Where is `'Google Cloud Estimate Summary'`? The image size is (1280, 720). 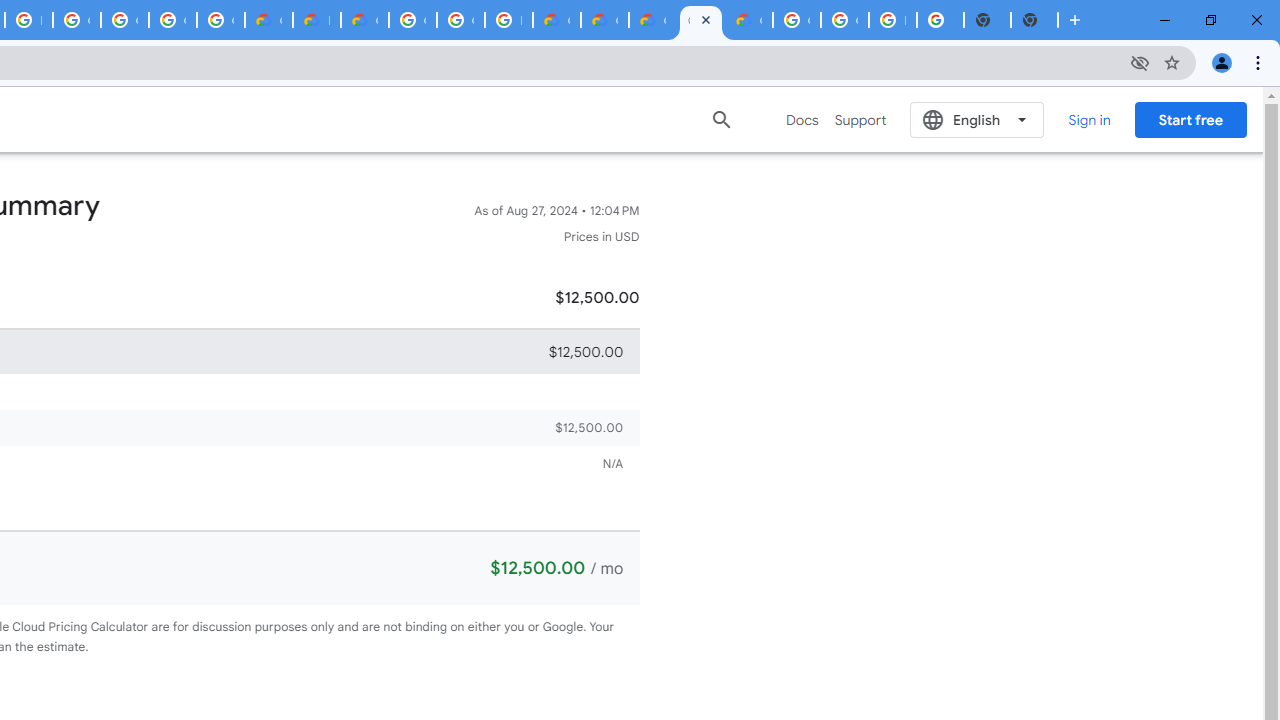 'Google Cloud Estimate Summary' is located at coordinates (700, 20).